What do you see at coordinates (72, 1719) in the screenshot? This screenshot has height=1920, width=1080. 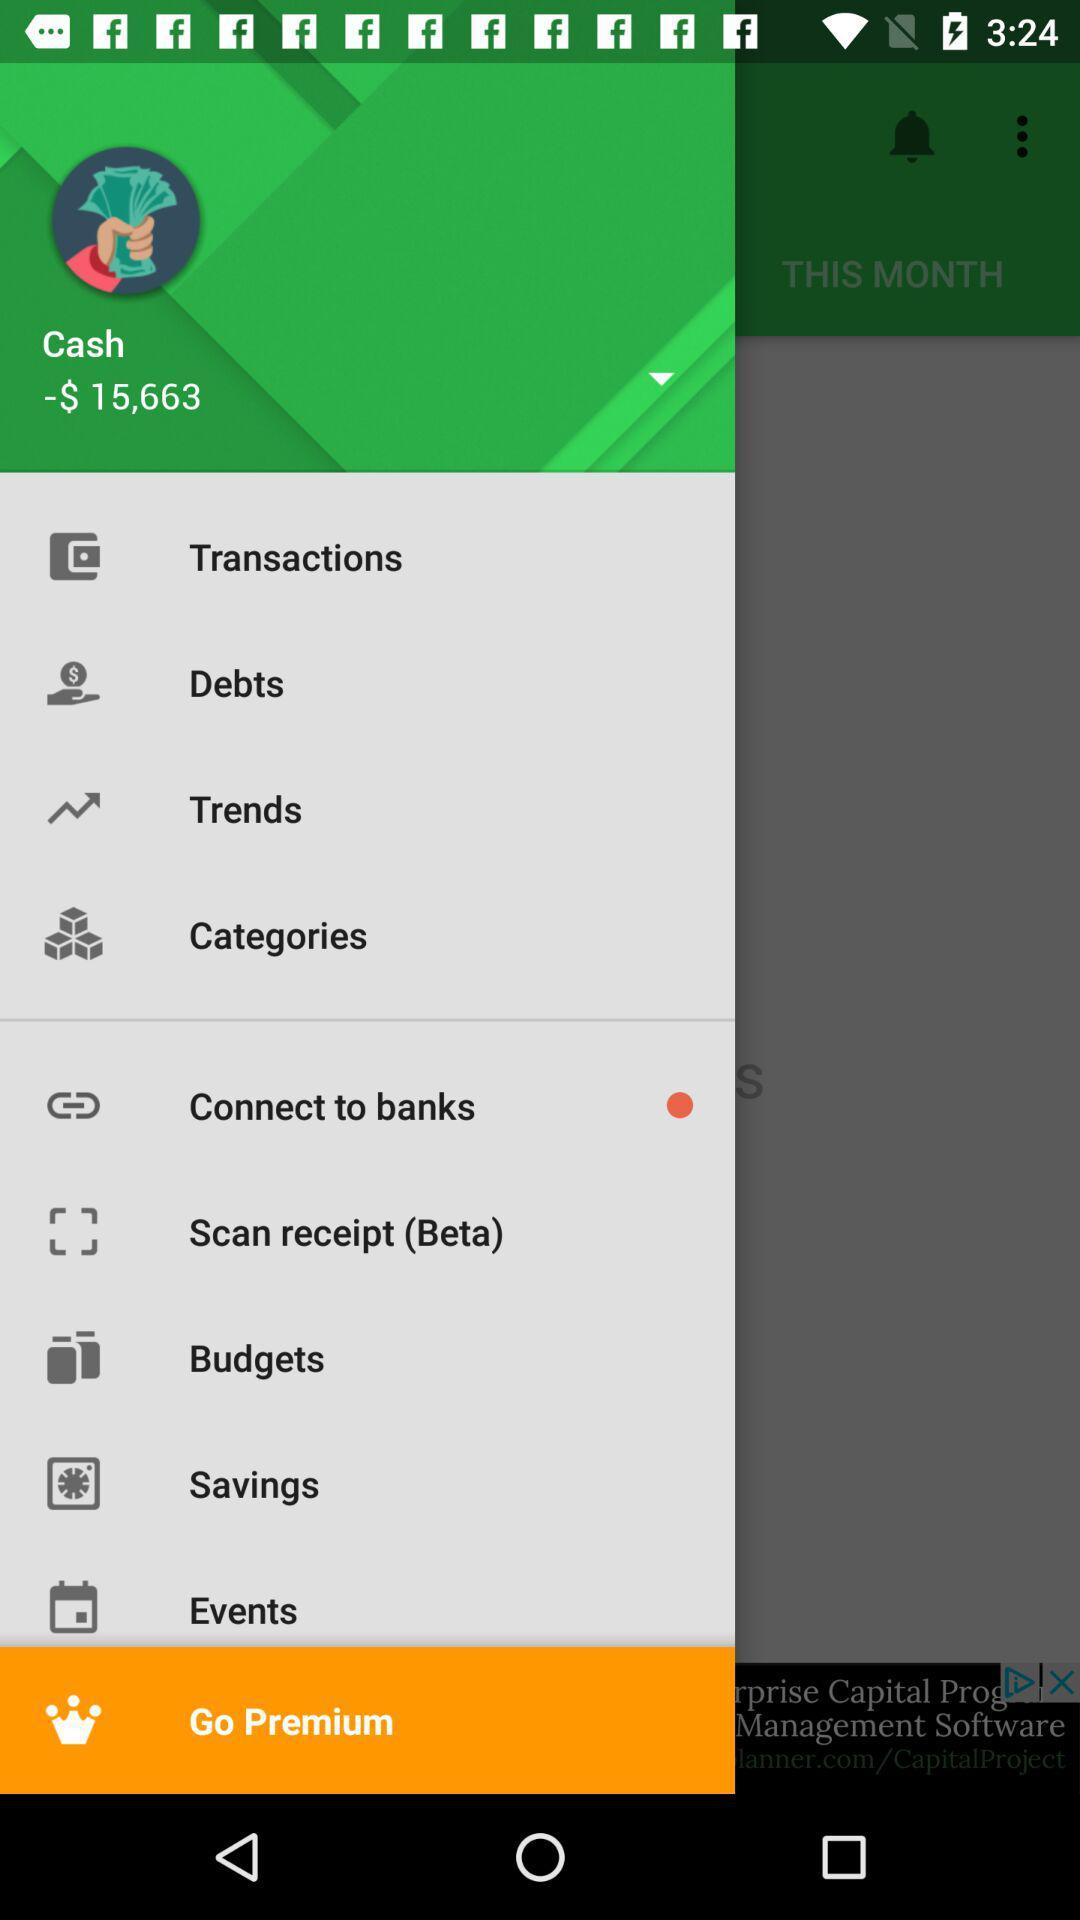 I see `the crown image option to the left of go premium text` at bounding box center [72, 1719].